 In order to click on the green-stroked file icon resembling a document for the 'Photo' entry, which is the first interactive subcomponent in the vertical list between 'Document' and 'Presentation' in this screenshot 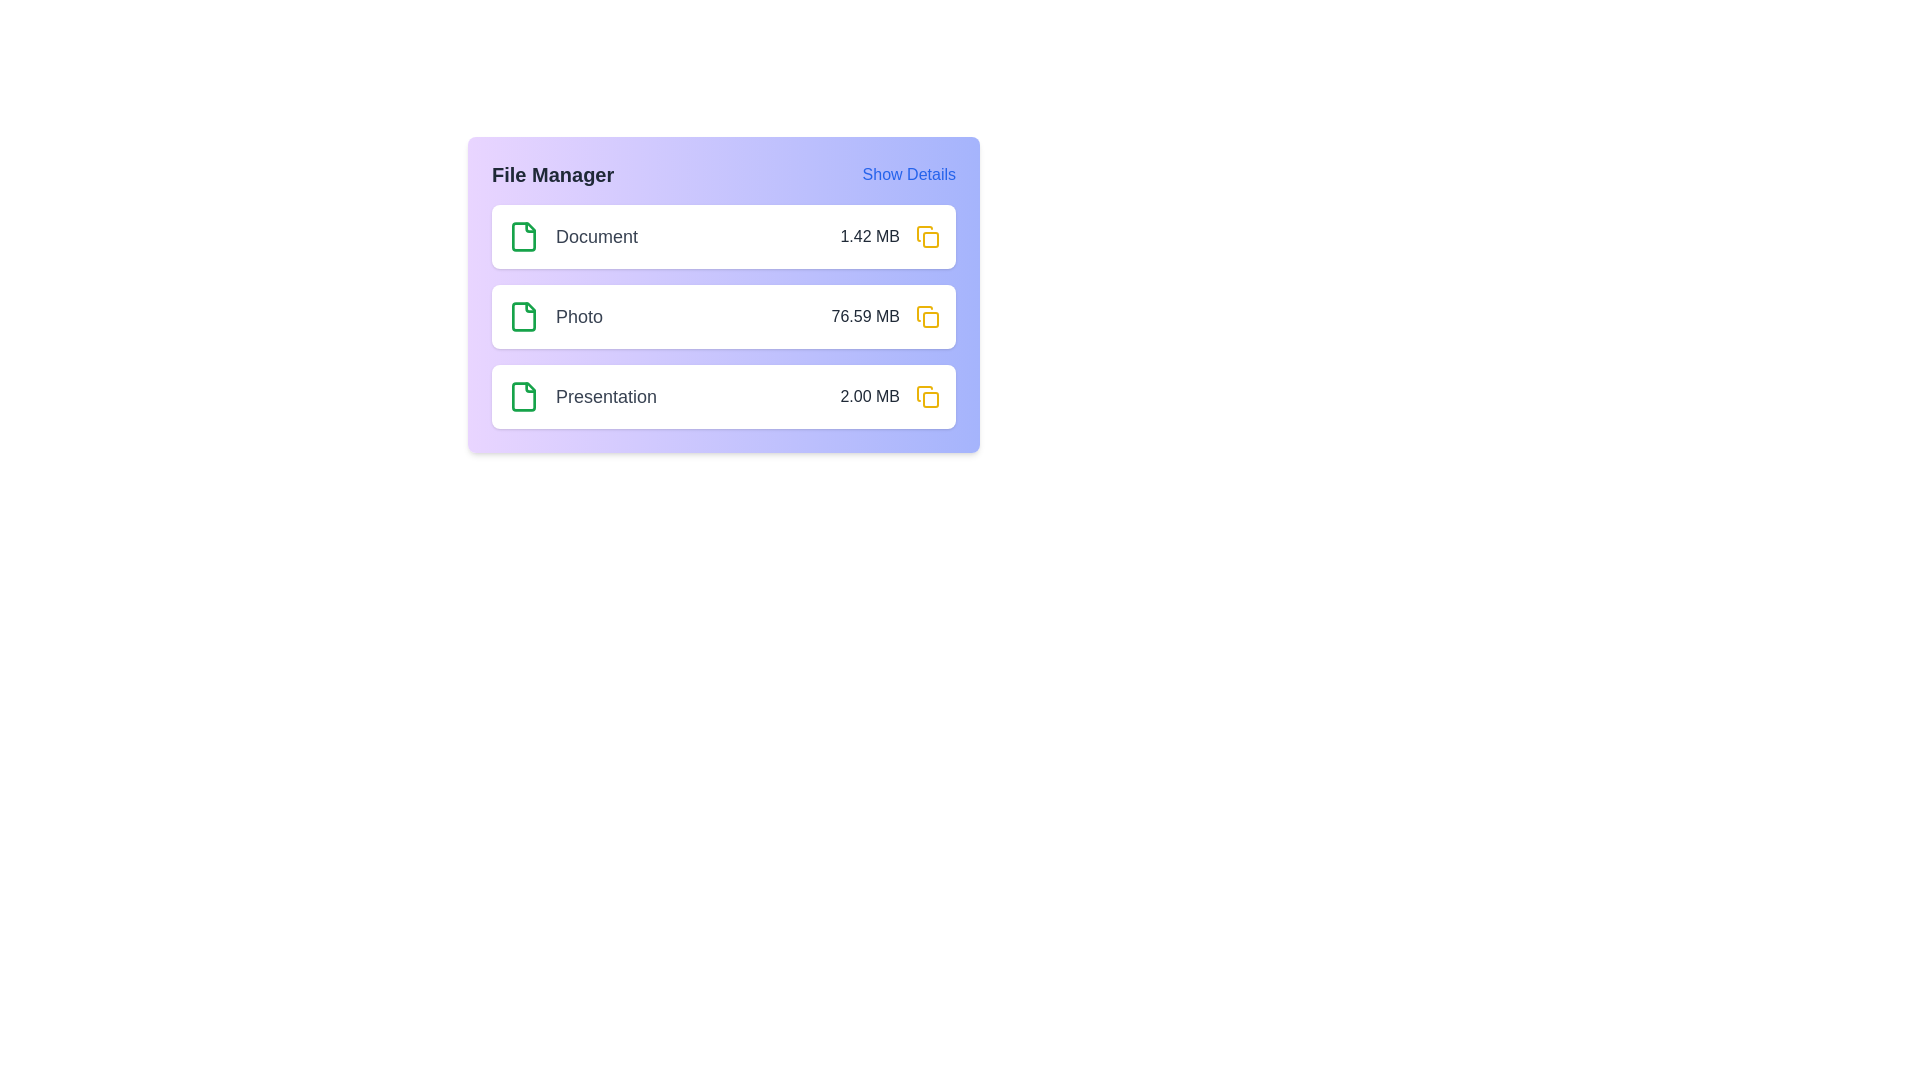, I will do `click(523, 315)`.